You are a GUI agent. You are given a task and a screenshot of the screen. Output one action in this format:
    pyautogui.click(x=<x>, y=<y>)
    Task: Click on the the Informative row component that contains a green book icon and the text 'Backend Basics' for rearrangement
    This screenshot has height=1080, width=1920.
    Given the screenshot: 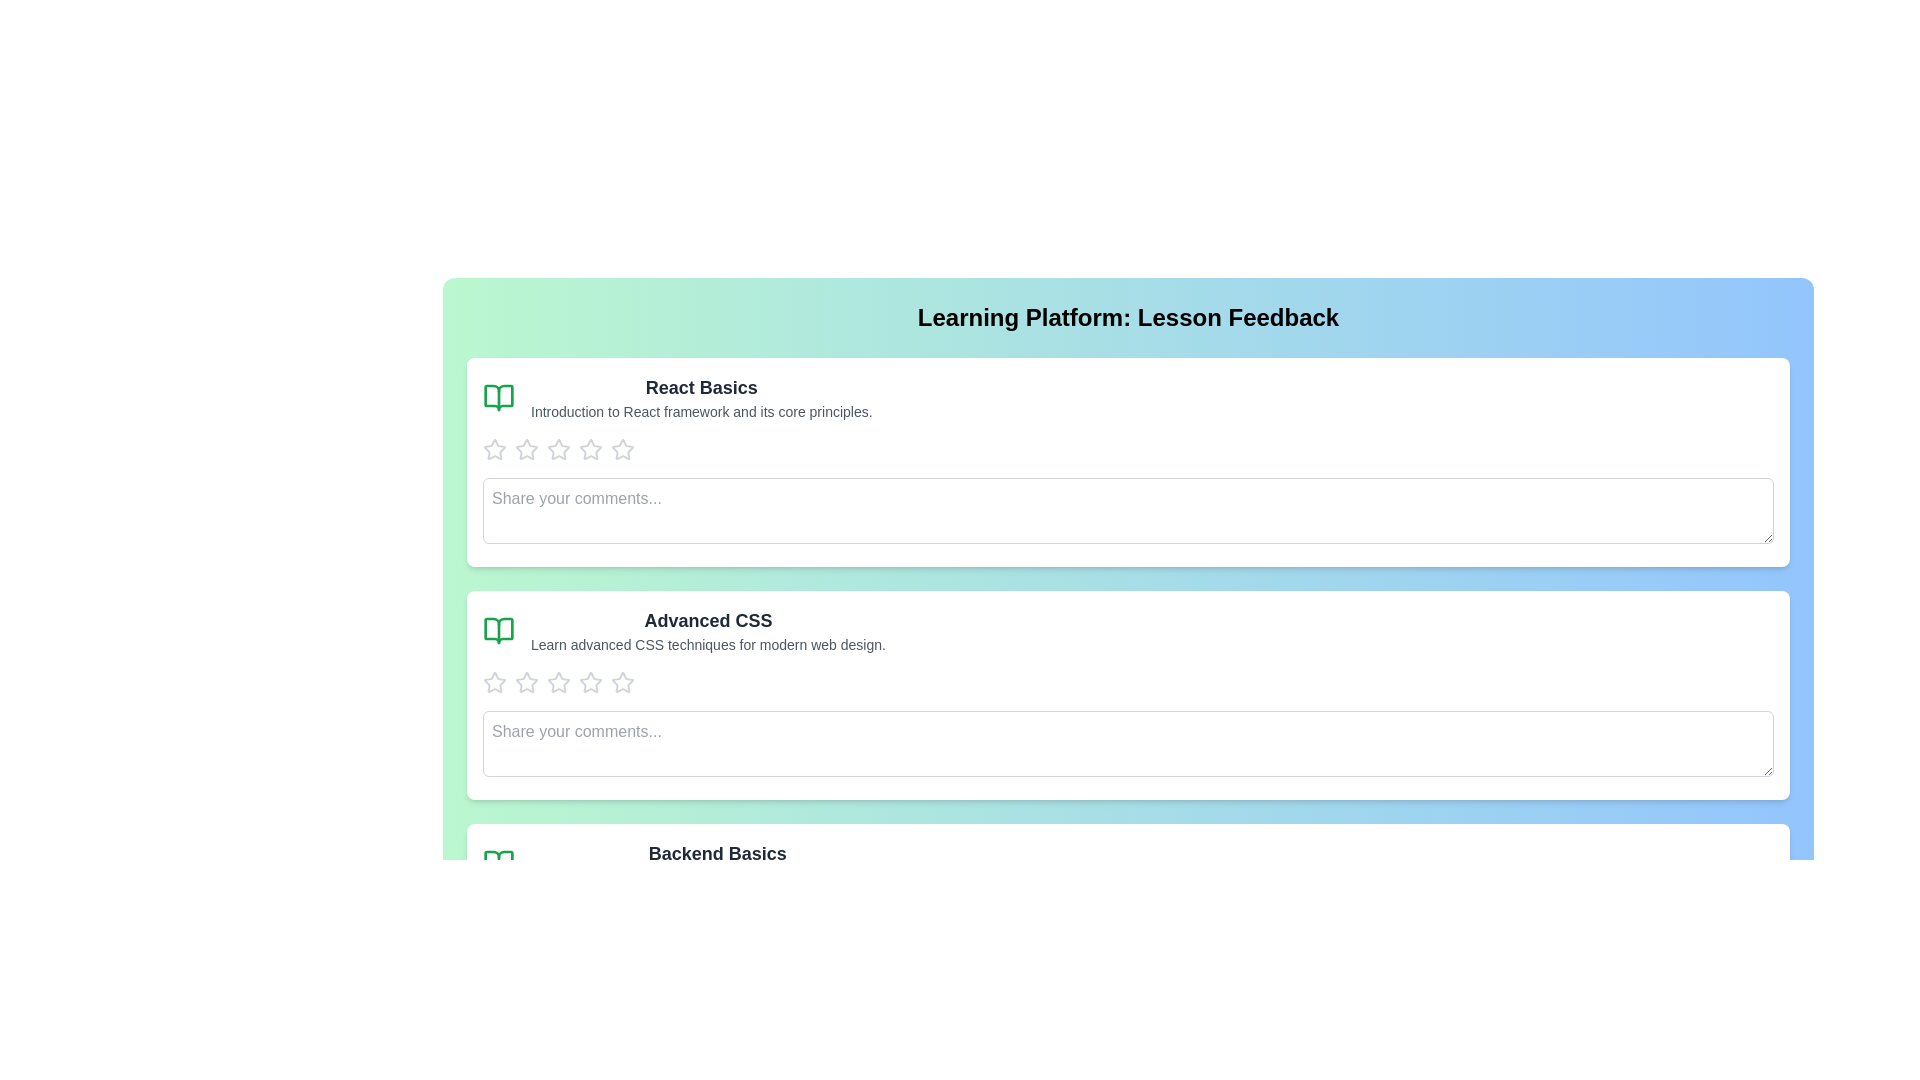 What is the action you would take?
    pyautogui.click(x=1128, y=863)
    